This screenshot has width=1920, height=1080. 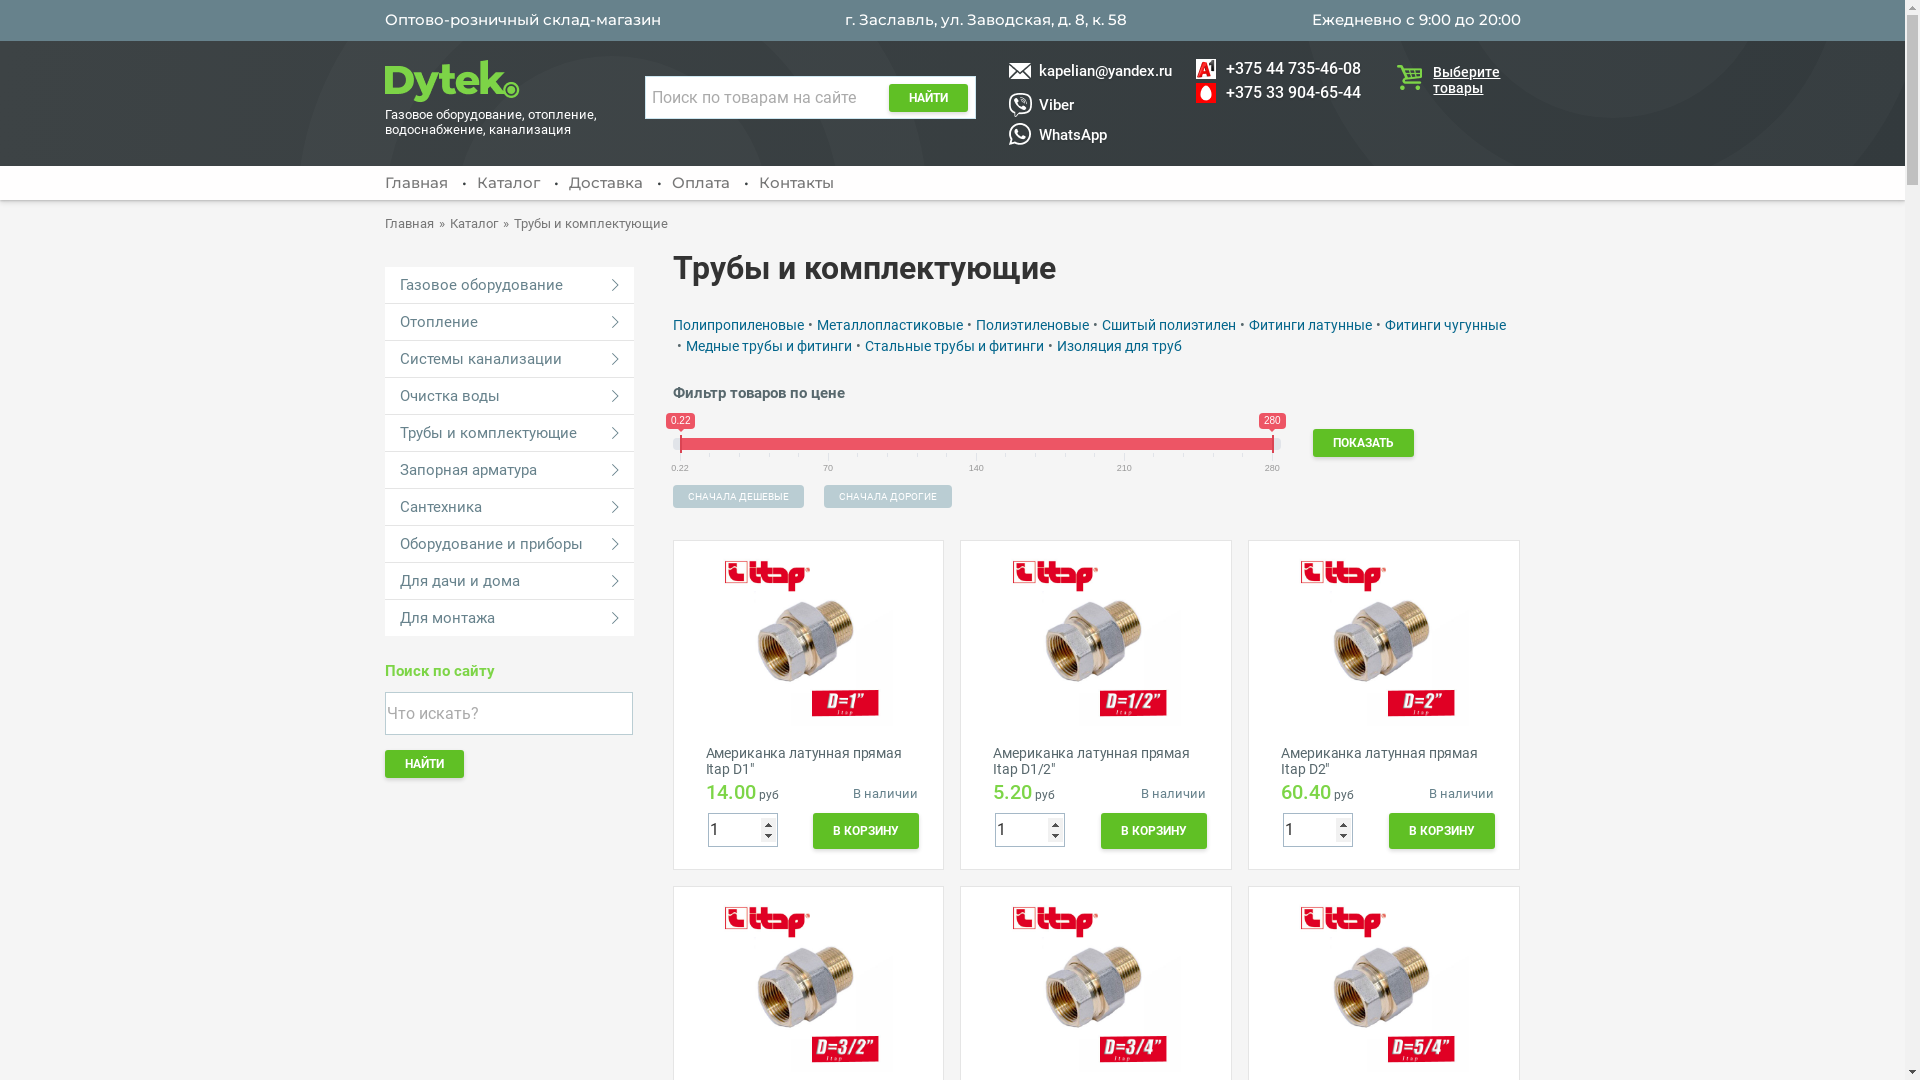 What do you see at coordinates (1195, 68) in the screenshot?
I see `'+375 44 735-46-08'` at bounding box center [1195, 68].